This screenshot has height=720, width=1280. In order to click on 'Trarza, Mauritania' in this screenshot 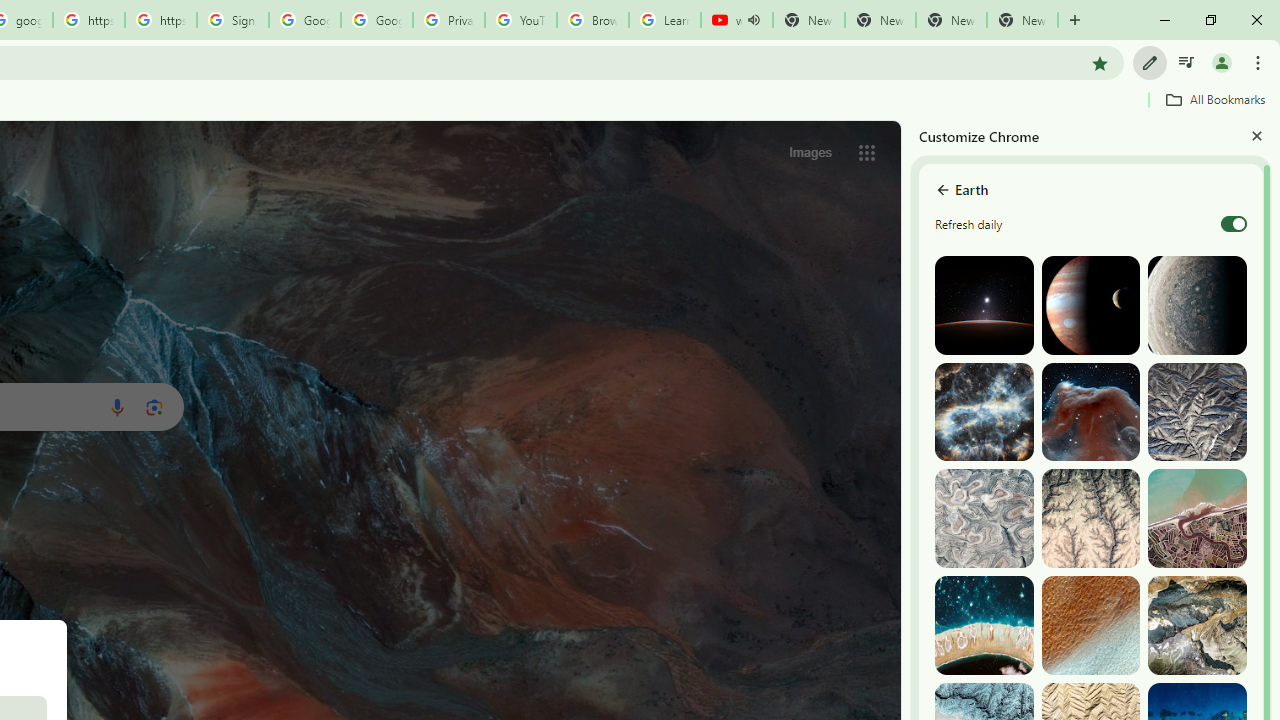, I will do `click(1089, 624)`.